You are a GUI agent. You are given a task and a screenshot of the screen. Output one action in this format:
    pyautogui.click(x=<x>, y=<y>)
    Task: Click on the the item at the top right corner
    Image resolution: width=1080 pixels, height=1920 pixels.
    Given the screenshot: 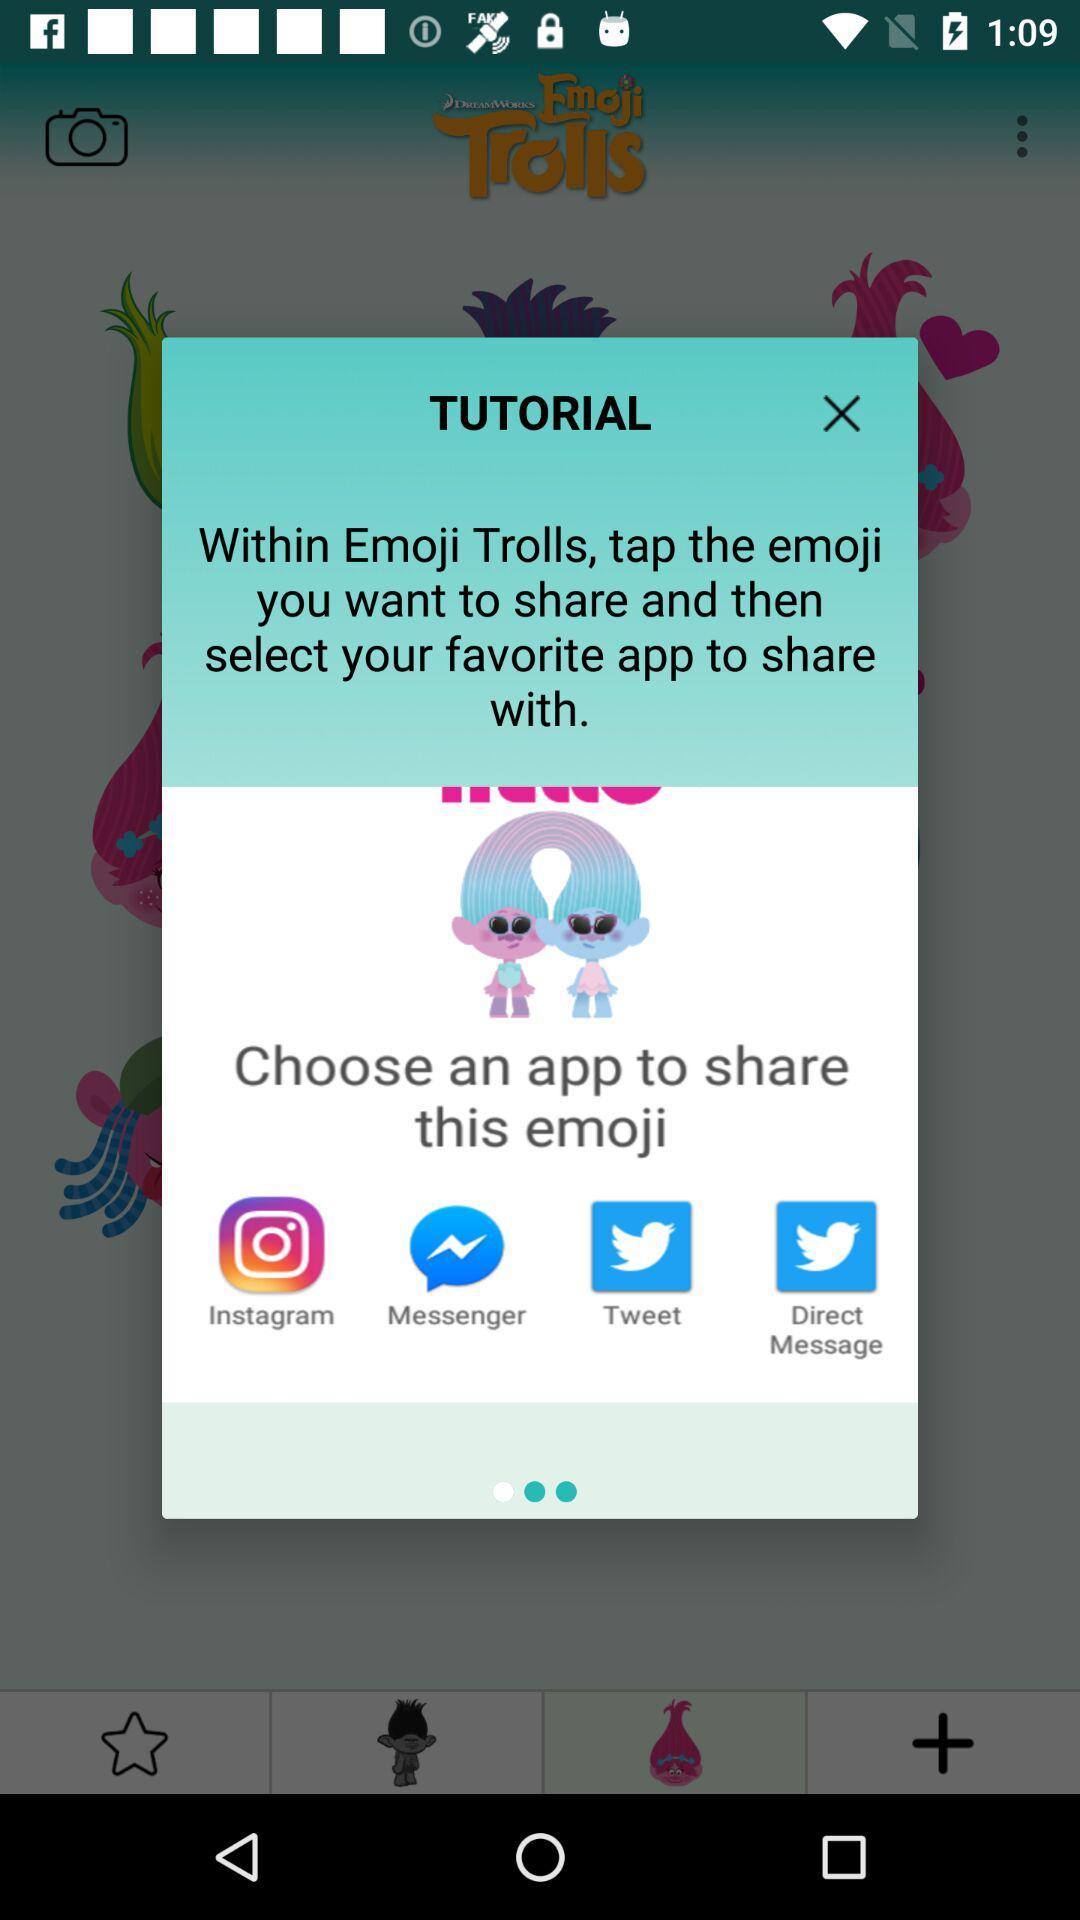 What is the action you would take?
    pyautogui.click(x=841, y=412)
    